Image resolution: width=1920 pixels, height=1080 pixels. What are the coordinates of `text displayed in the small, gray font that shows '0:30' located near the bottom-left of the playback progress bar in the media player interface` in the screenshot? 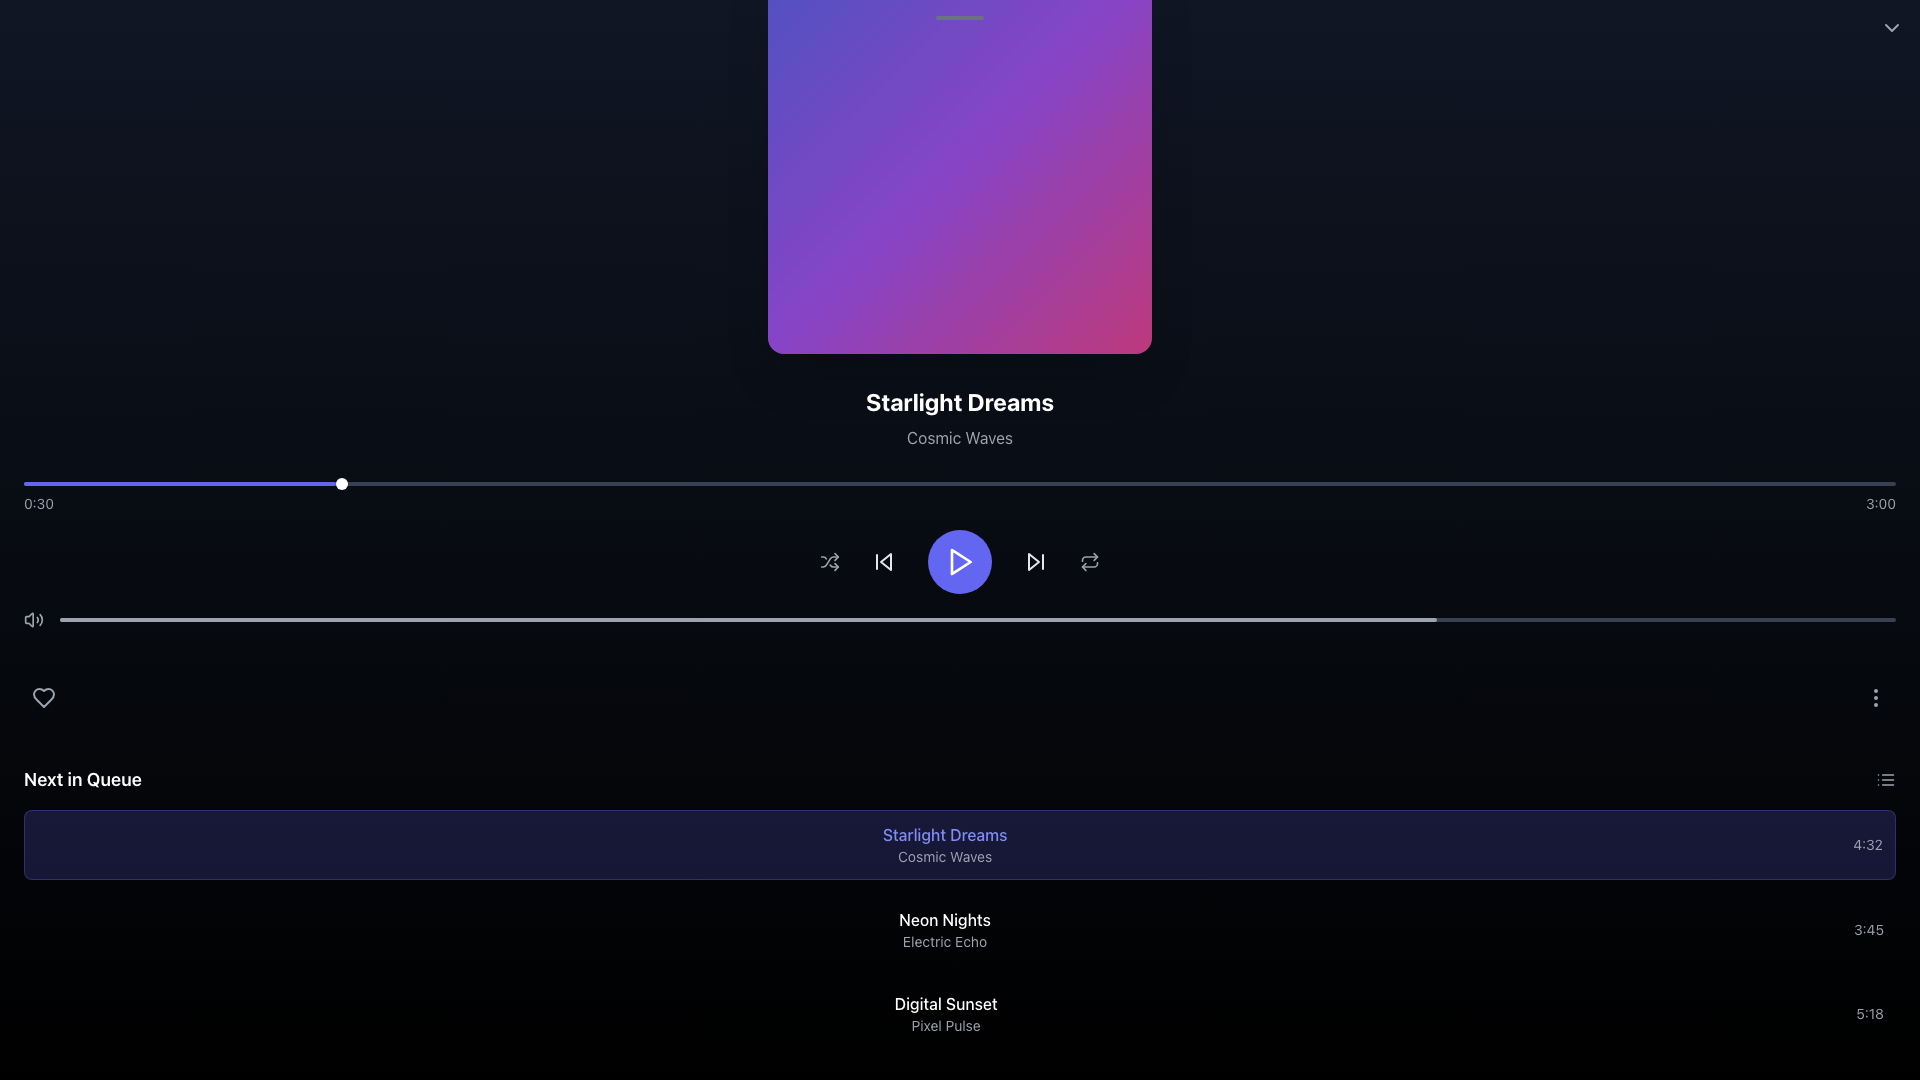 It's located at (38, 503).